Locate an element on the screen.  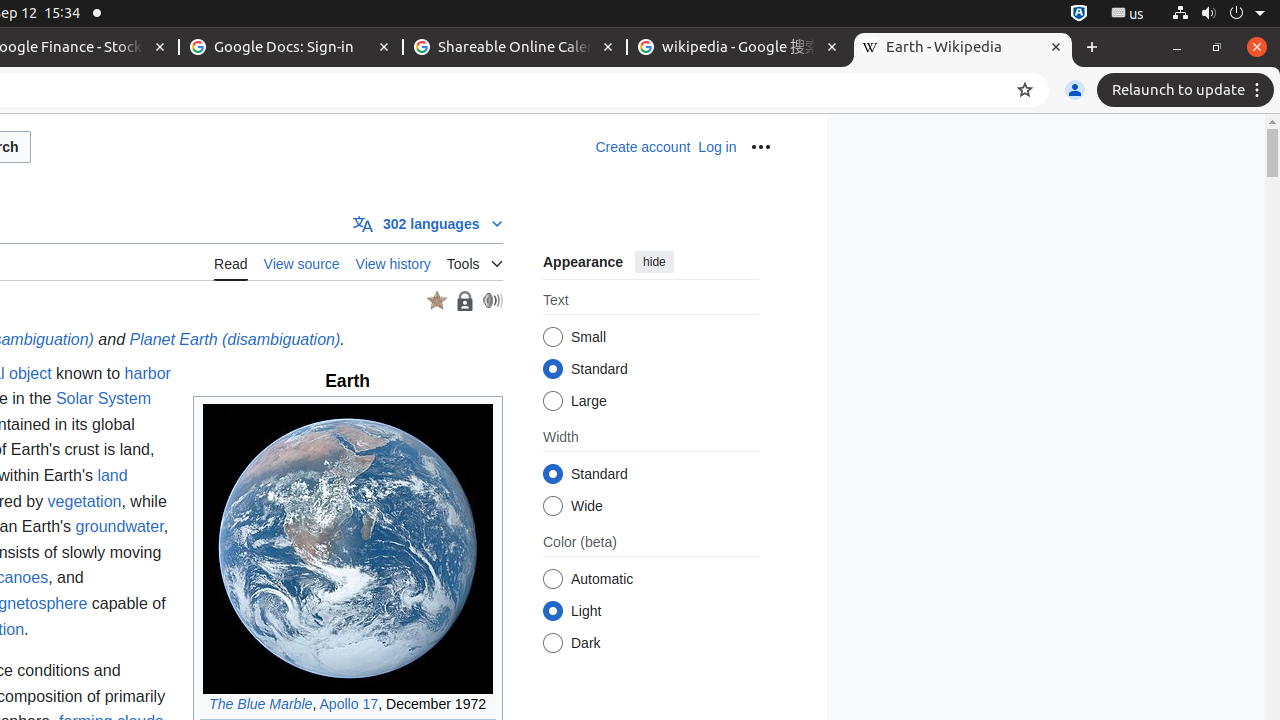
'Automatic' is located at coordinates (552, 579).